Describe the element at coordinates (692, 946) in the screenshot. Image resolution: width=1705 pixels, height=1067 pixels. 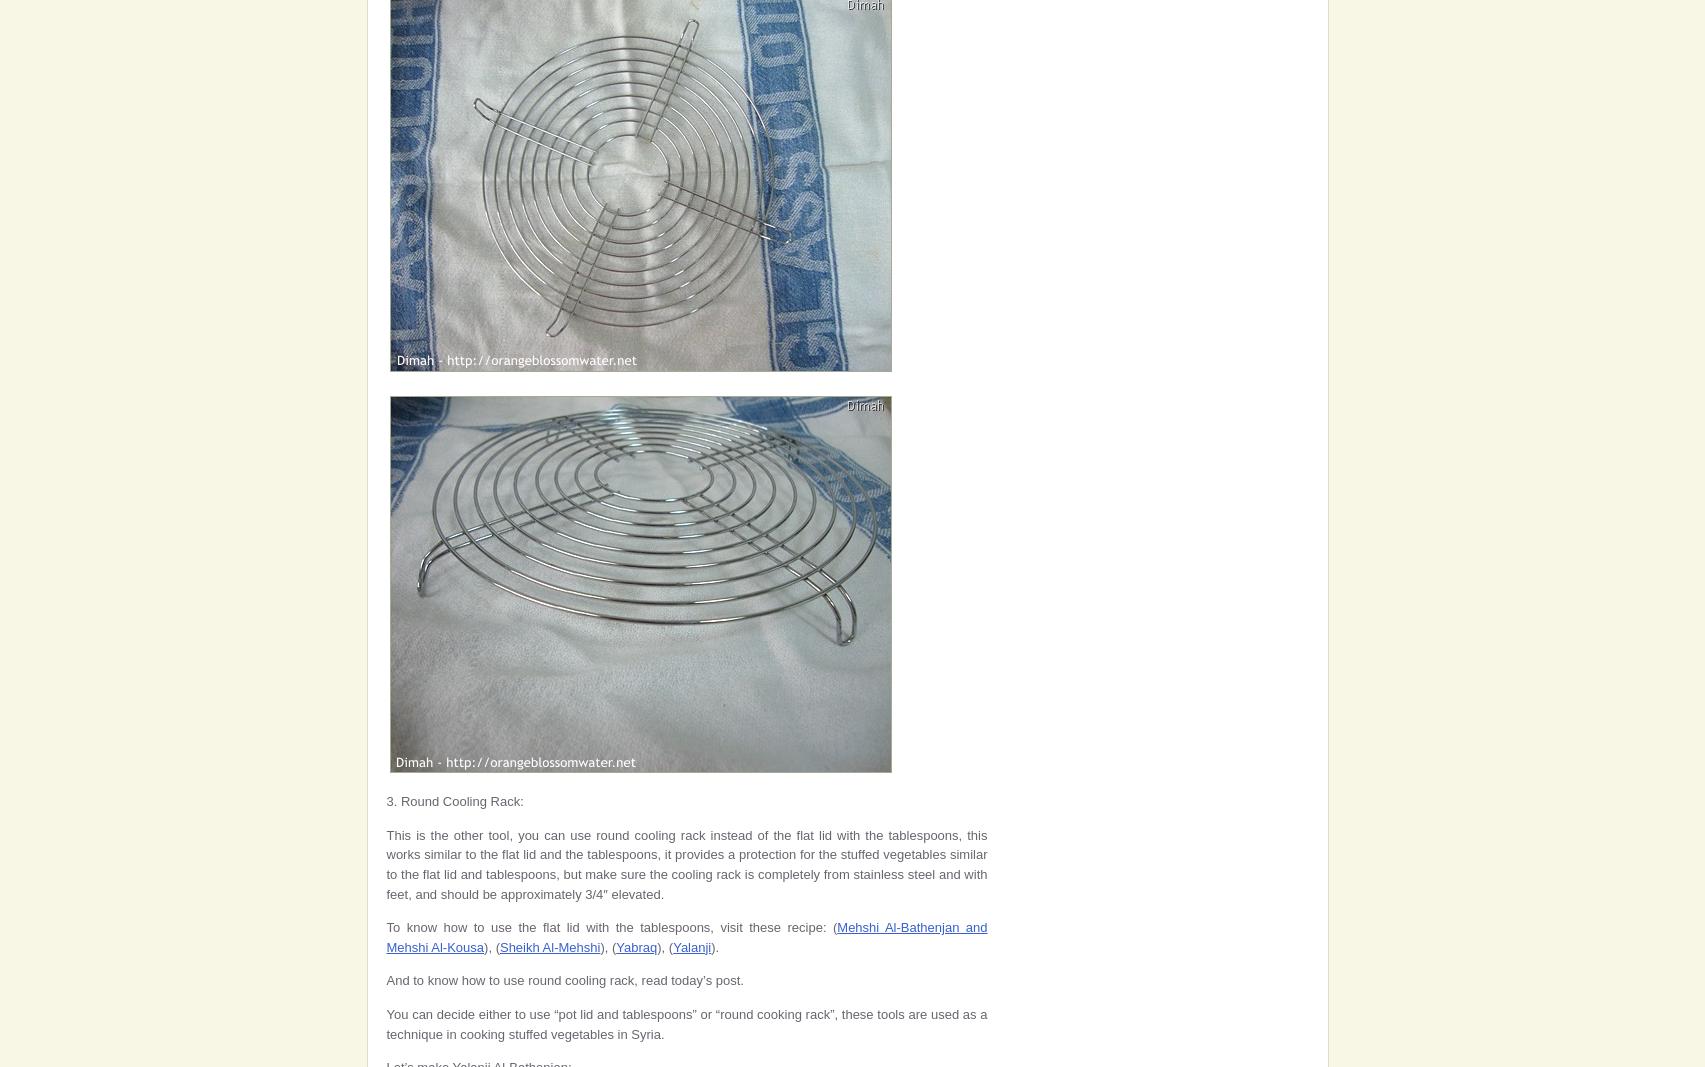
I see `'Yalanji'` at that location.